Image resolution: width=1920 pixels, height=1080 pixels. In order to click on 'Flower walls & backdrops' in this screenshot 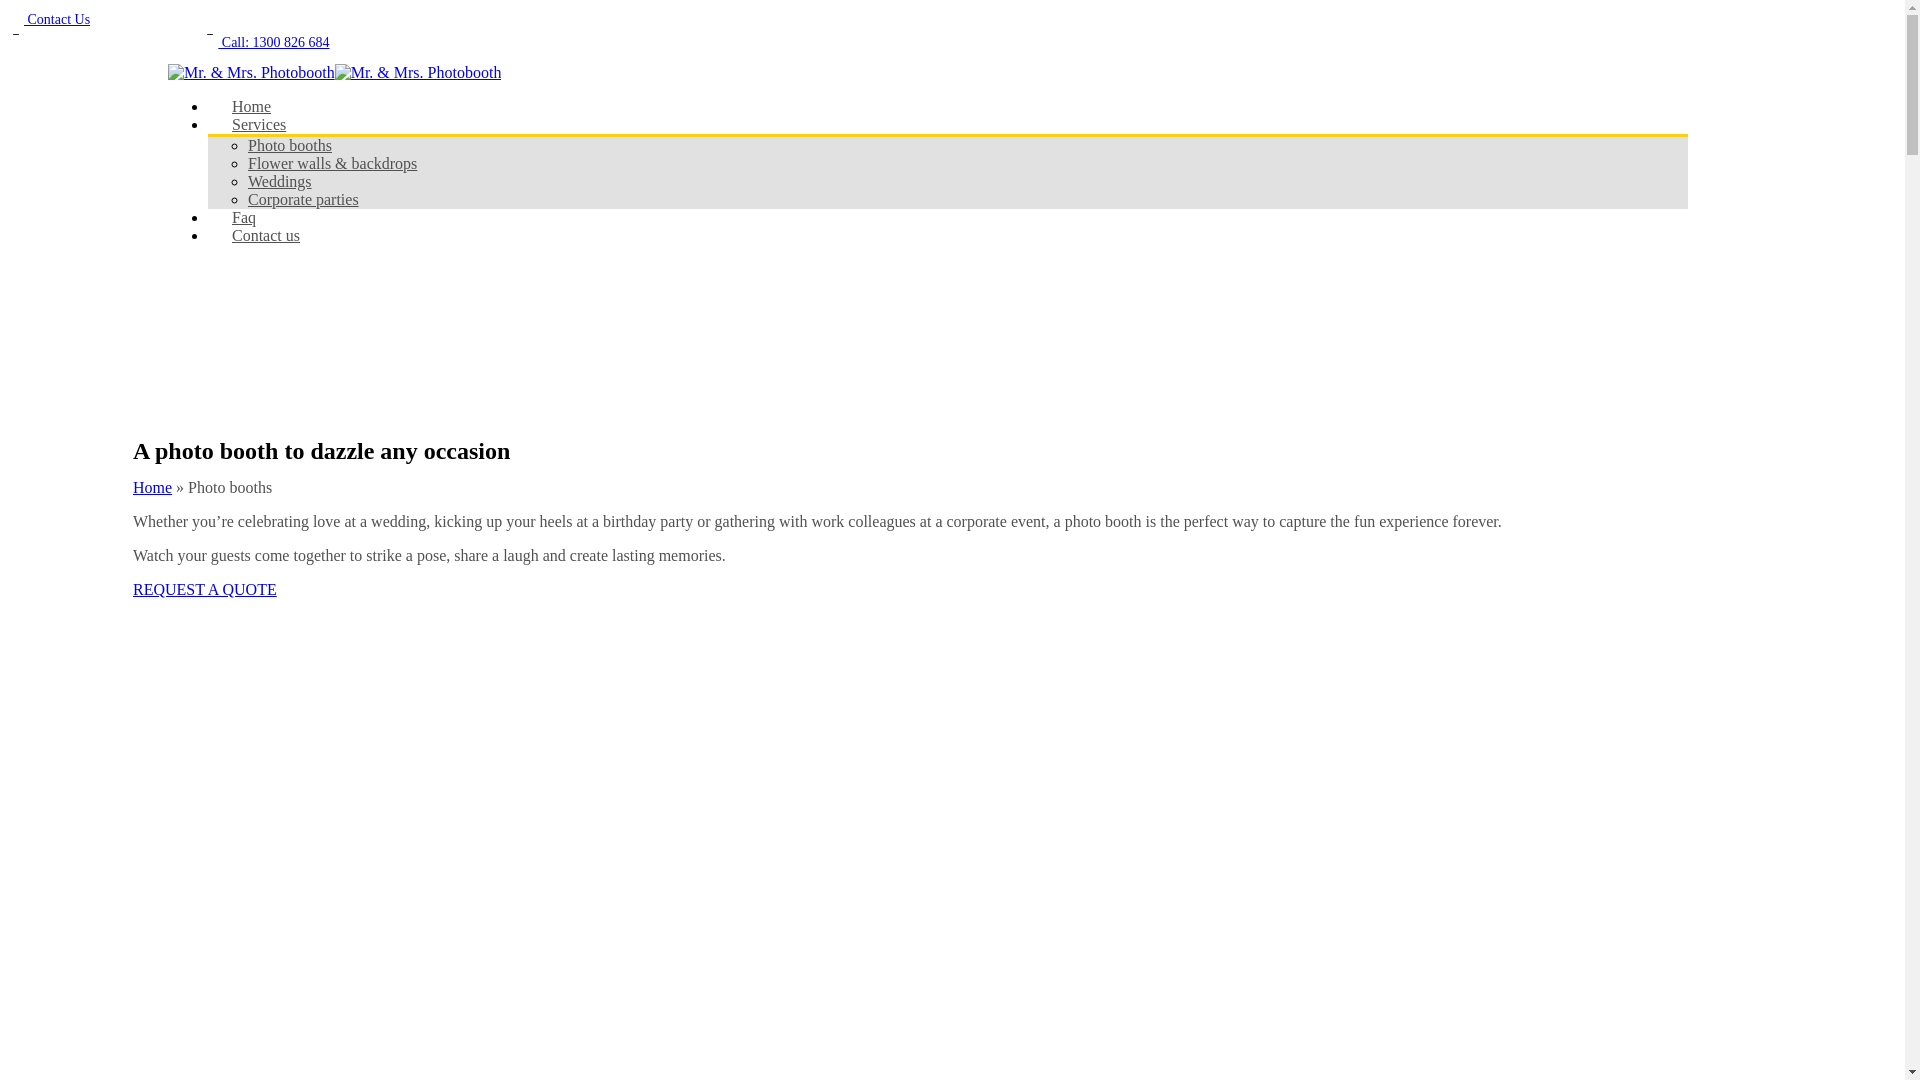, I will do `click(332, 162)`.